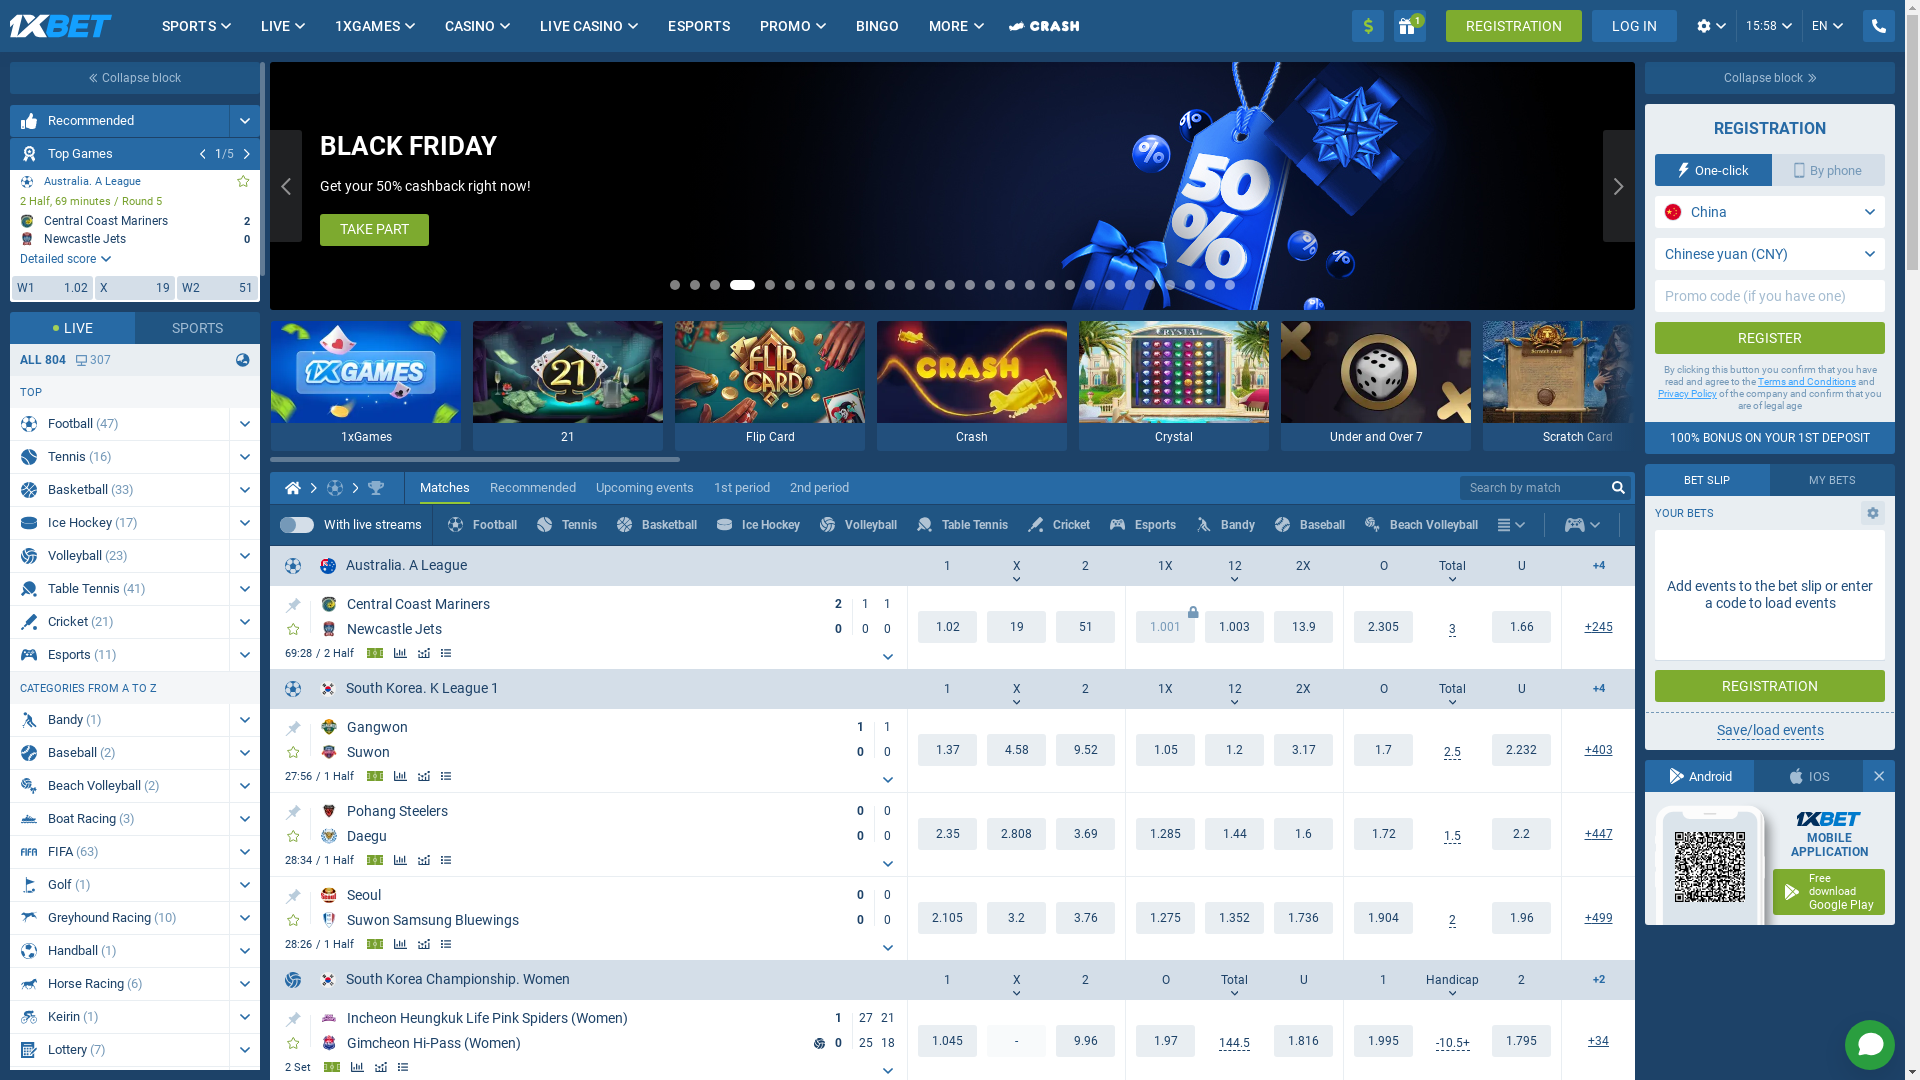 This screenshot has width=1920, height=1080. Describe the element at coordinates (393, 565) in the screenshot. I see `'Australia. A League'` at that location.